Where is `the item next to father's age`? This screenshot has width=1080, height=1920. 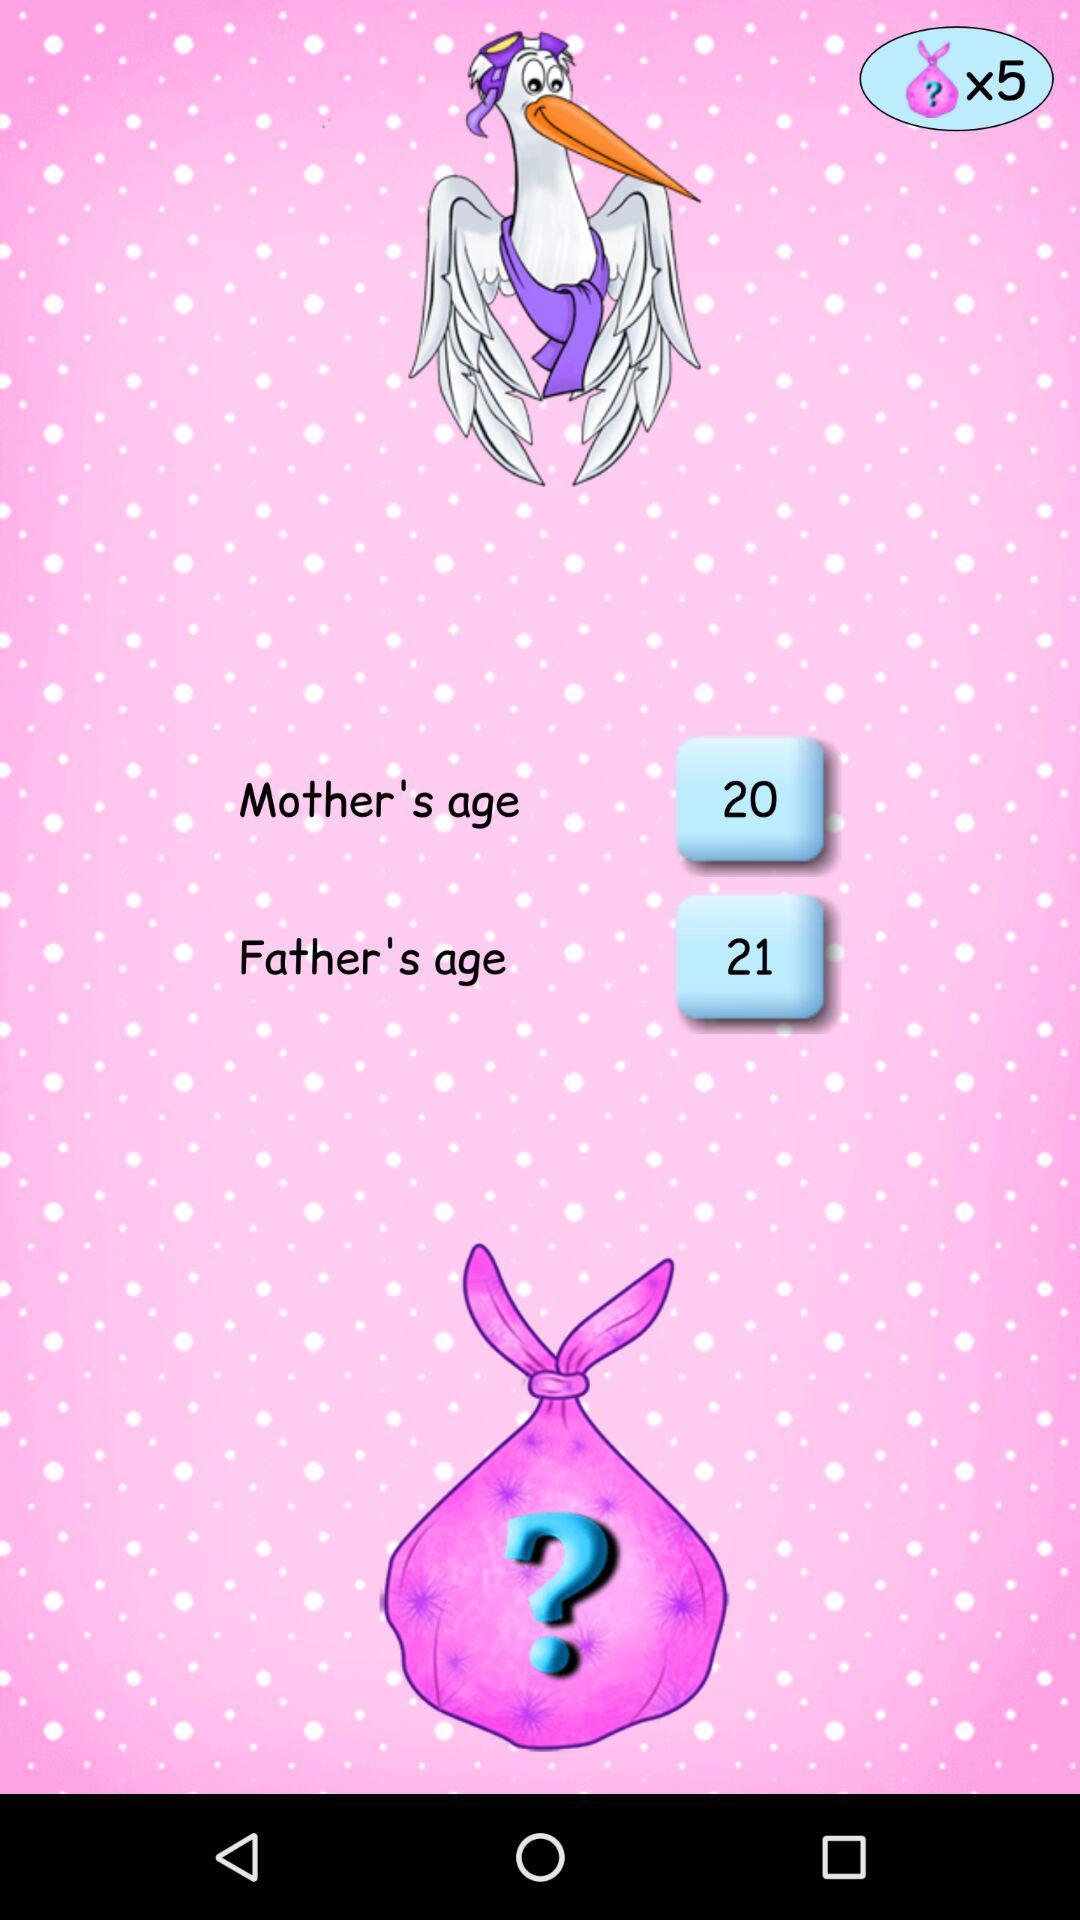 the item next to father's age is located at coordinates (749, 954).